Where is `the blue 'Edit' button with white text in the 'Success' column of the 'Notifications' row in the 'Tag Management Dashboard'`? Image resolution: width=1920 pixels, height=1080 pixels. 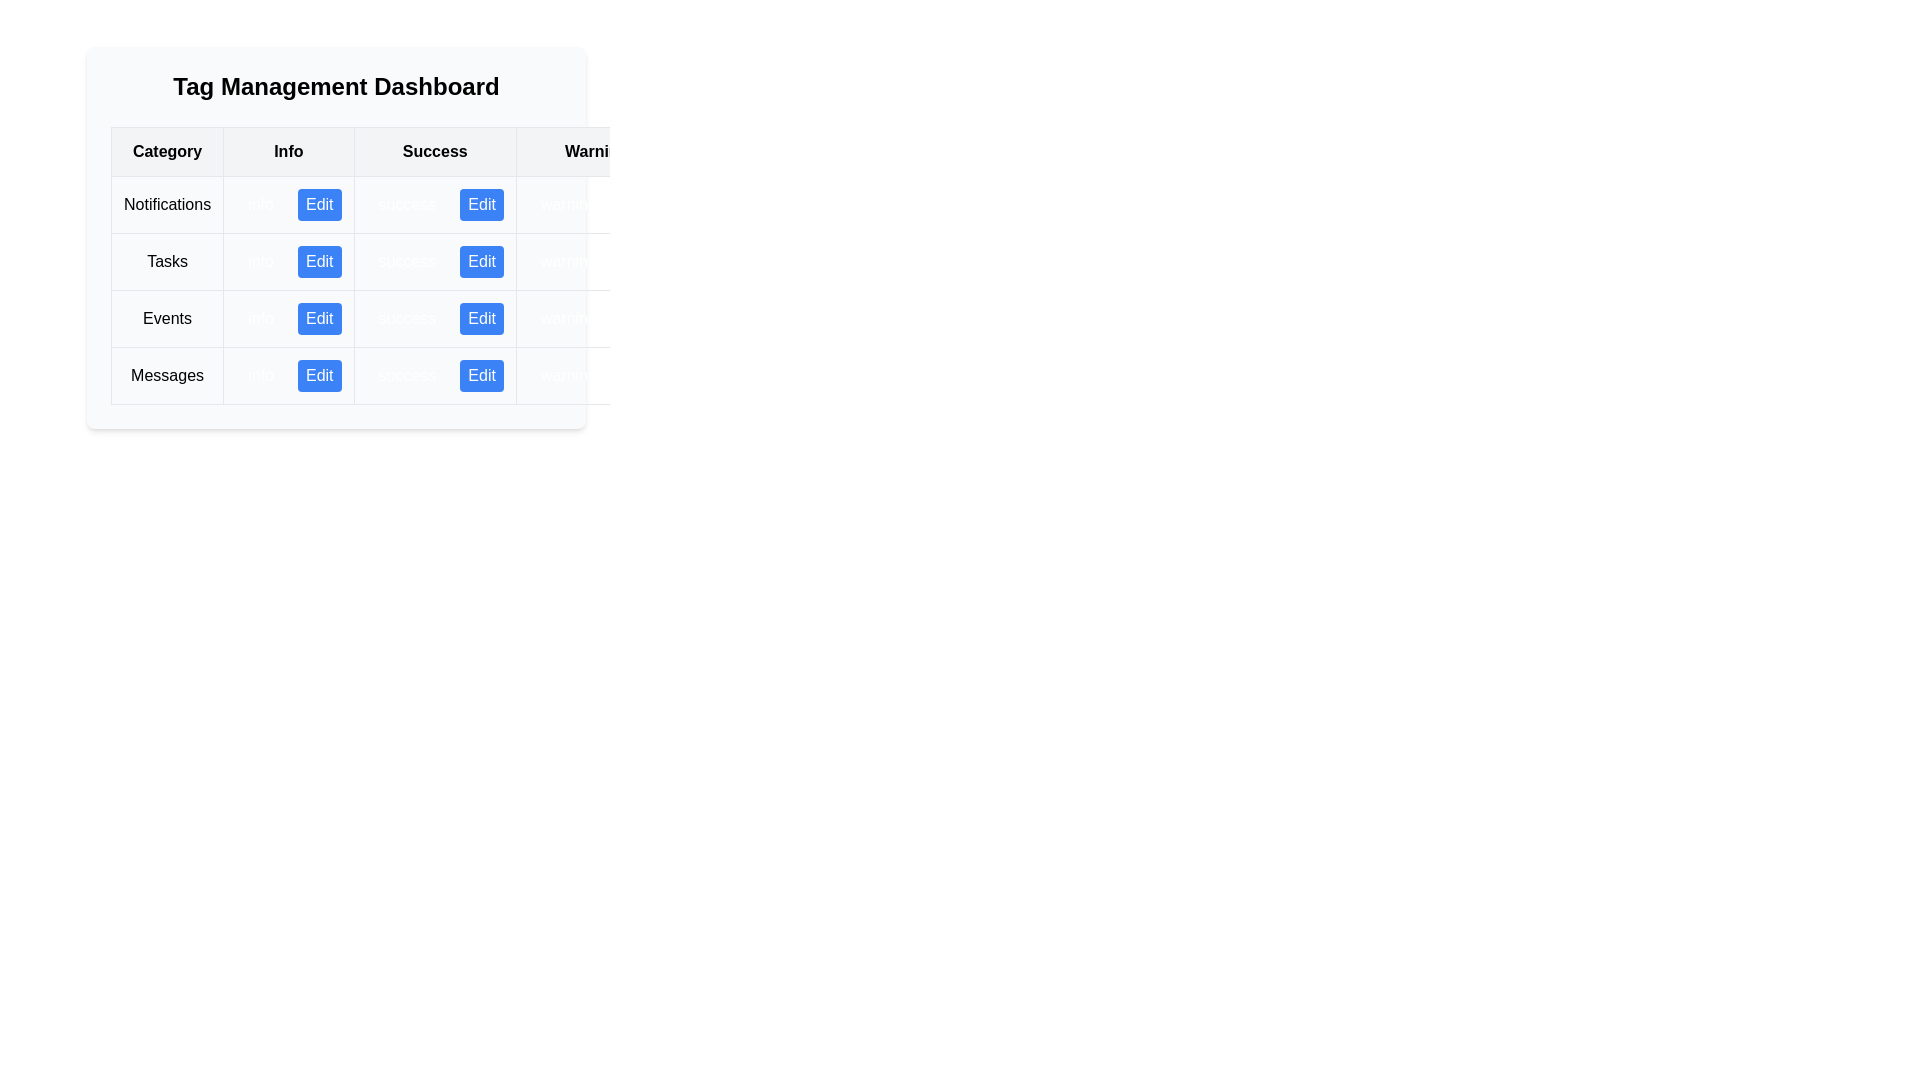 the blue 'Edit' button with white text in the 'Success' column of the 'Notifications' row in the 'Tag Management Dashboard' is located at coordinates (482, 204).